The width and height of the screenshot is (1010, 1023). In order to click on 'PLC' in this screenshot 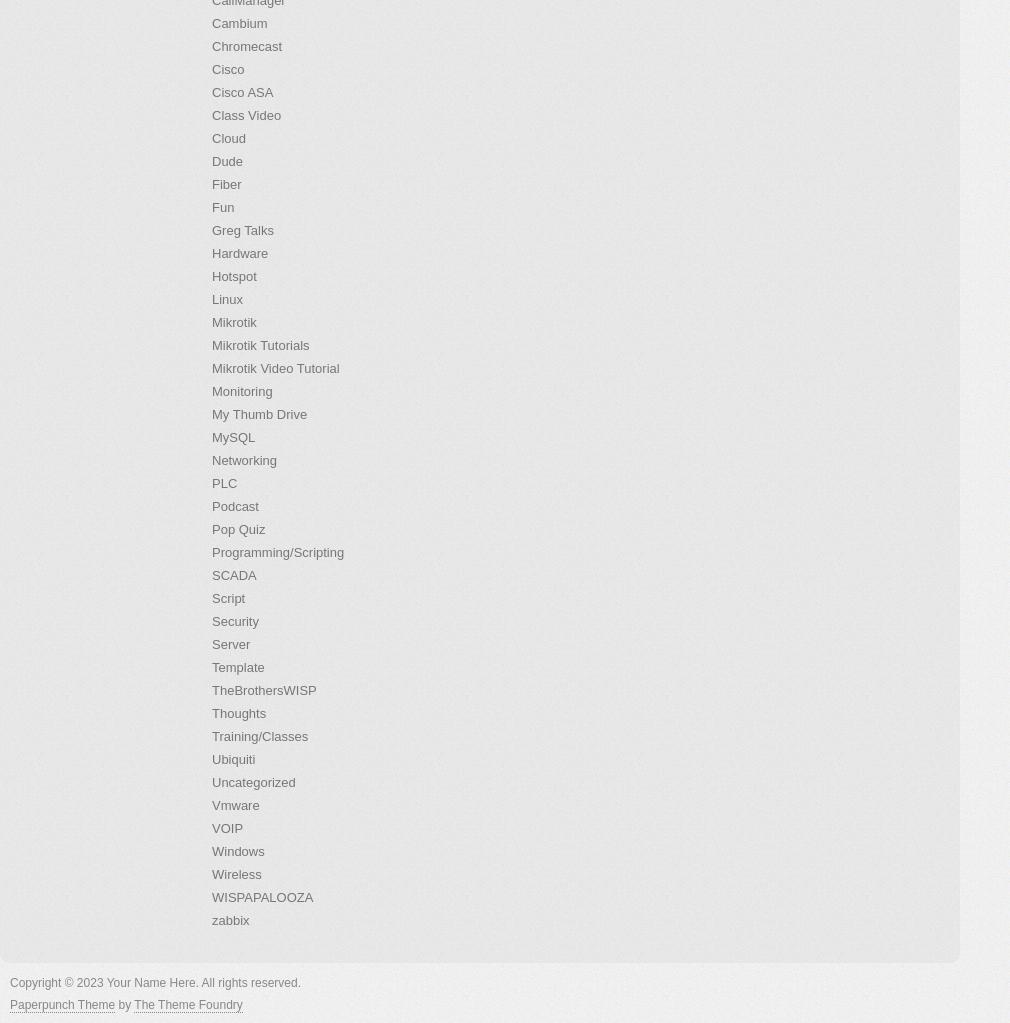, I will do `click(223, 483)`.